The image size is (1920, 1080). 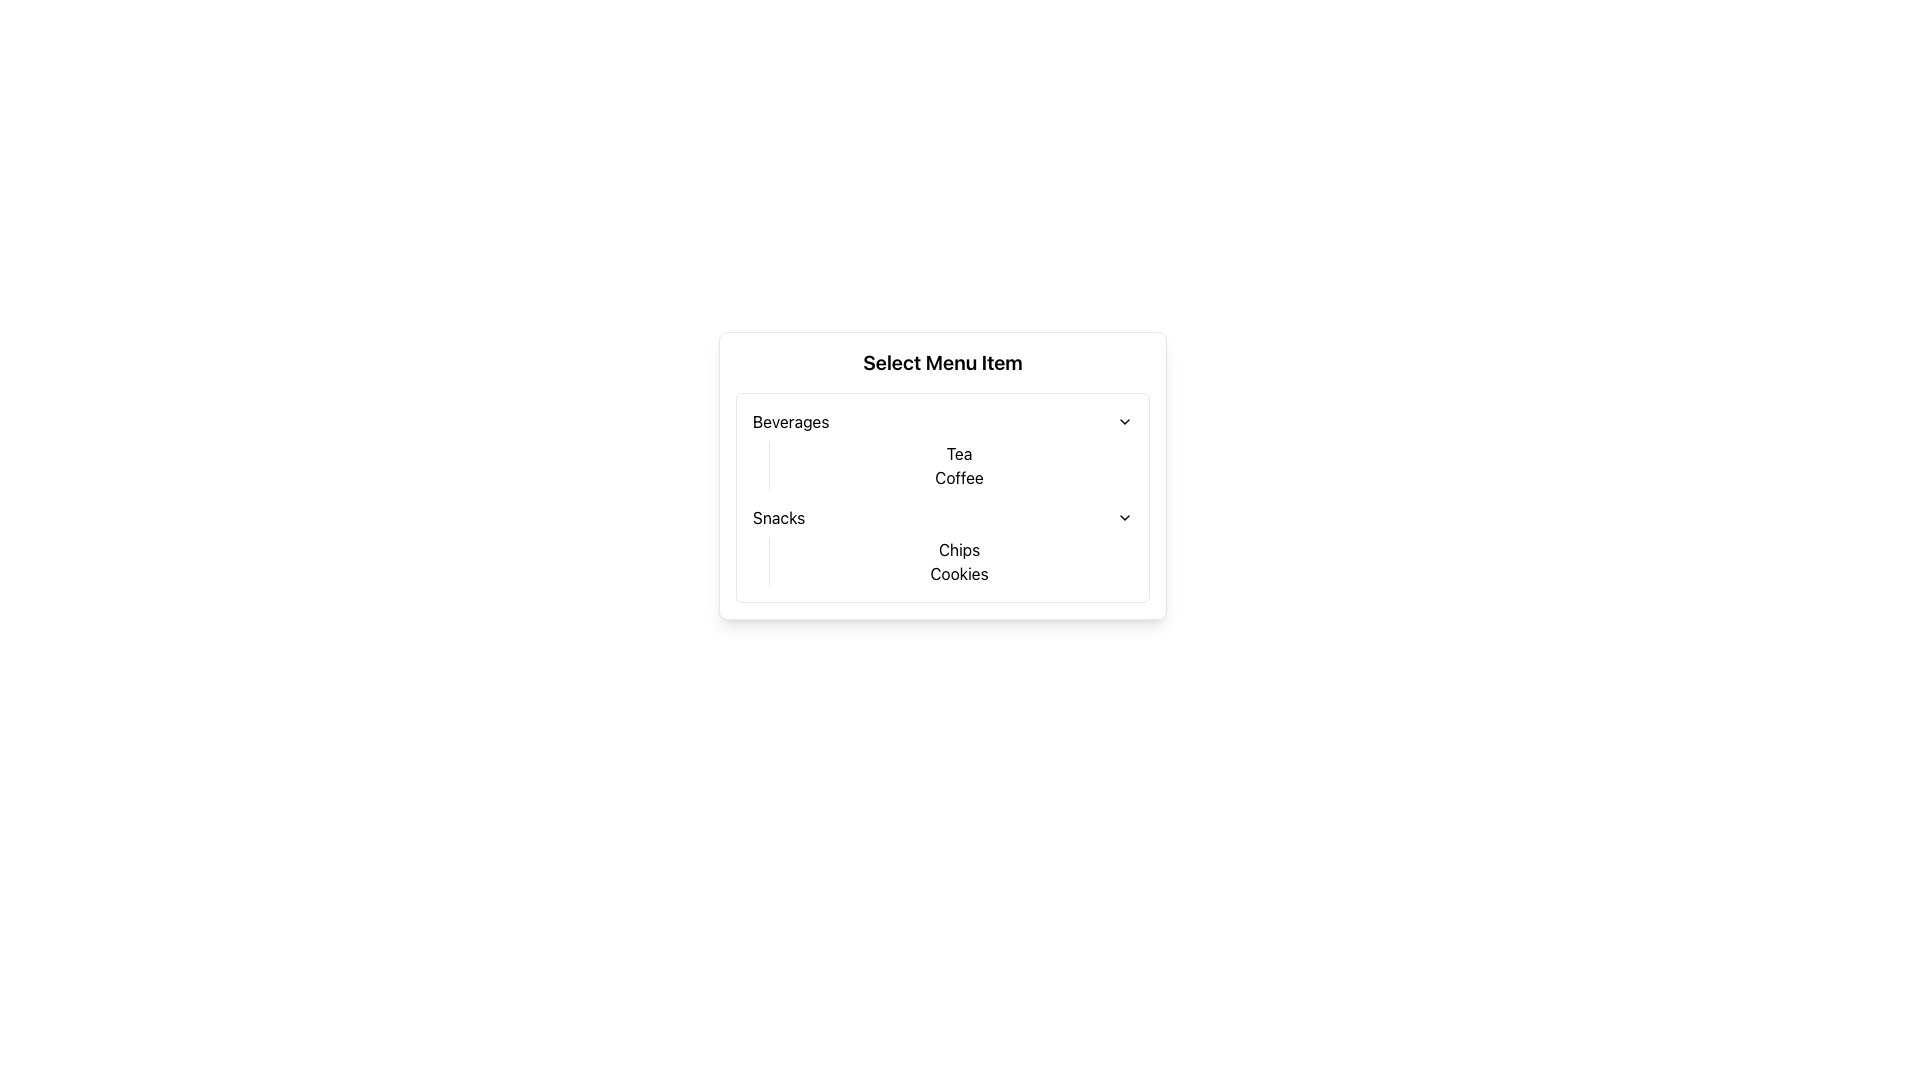 What do you see at coordinates (958, 478) in the screenshot?
I see `the 'Coffee' label in the 'Beverages' dropdown menu, which identifies it as an option under the Beverages category` at bounding box center [958, 478].